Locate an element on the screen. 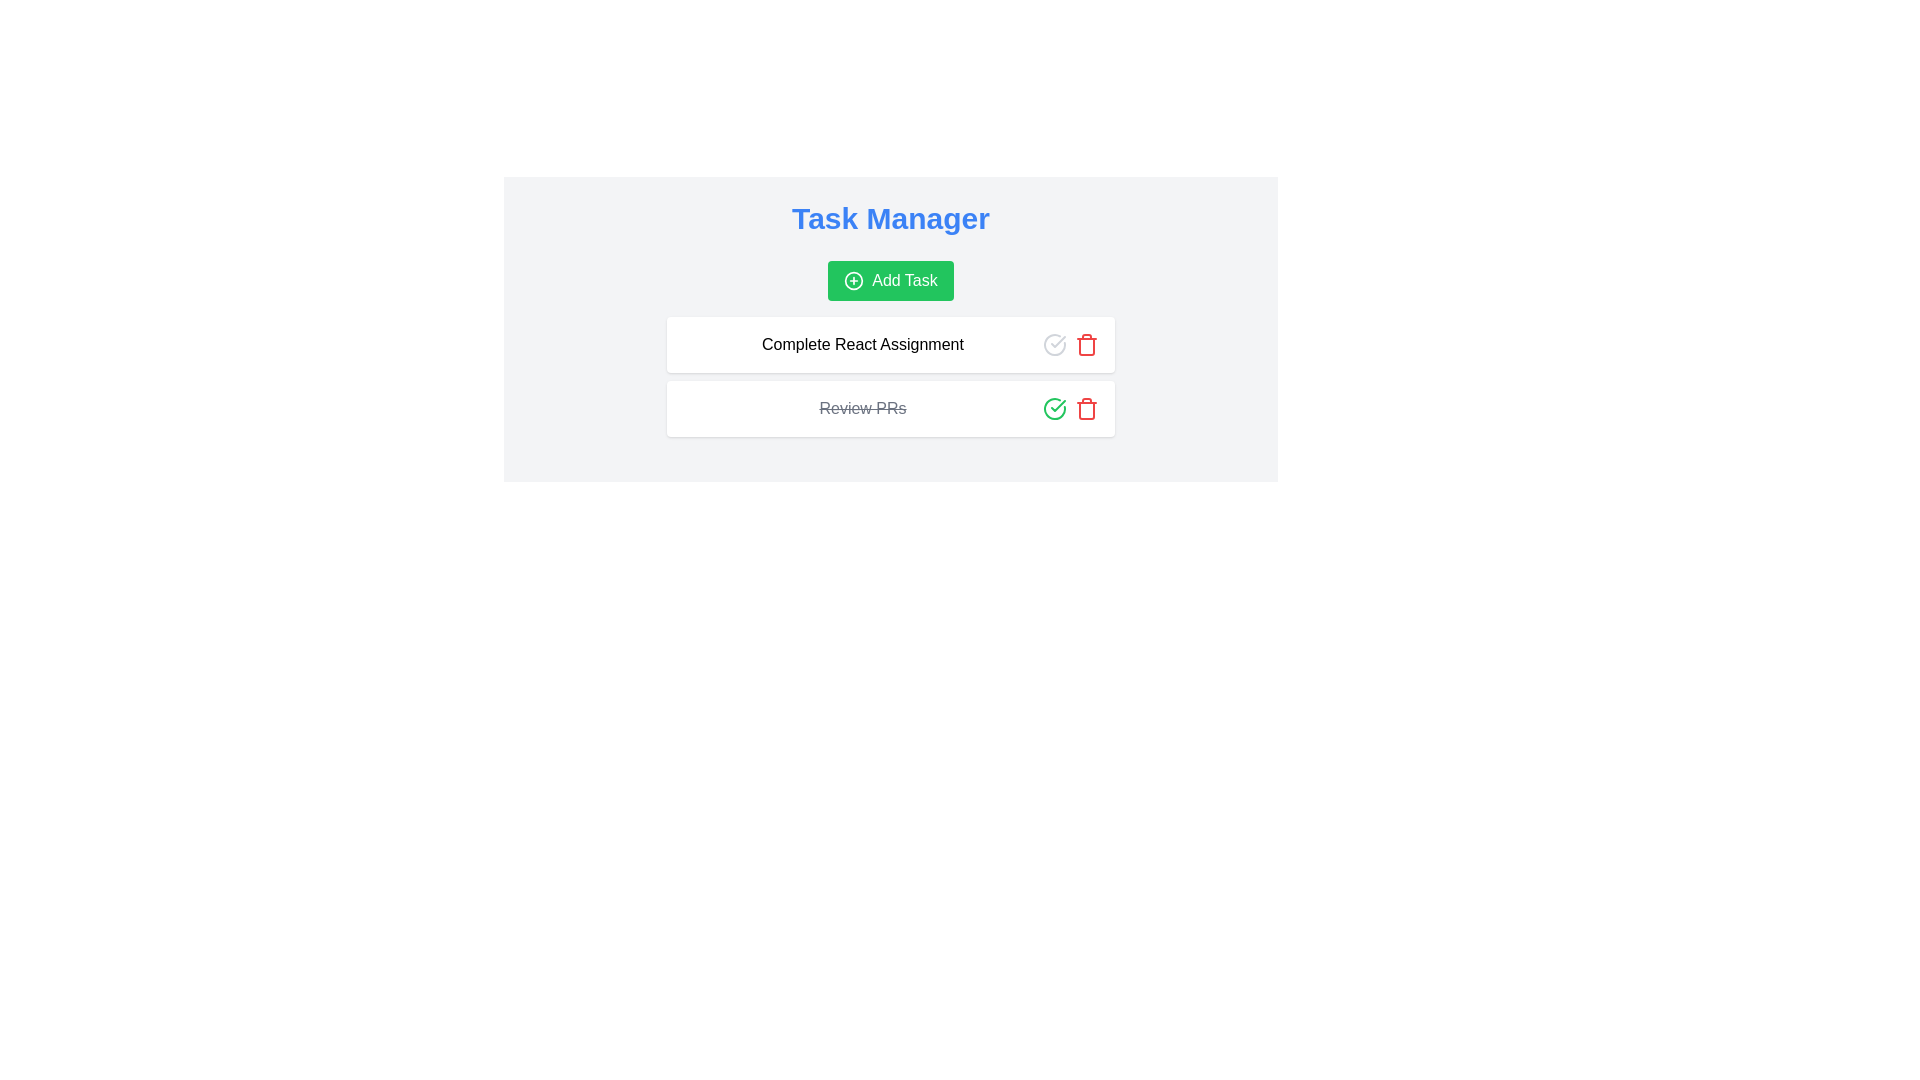  the action icon representing task completion is located at coordinates (1054, 343).